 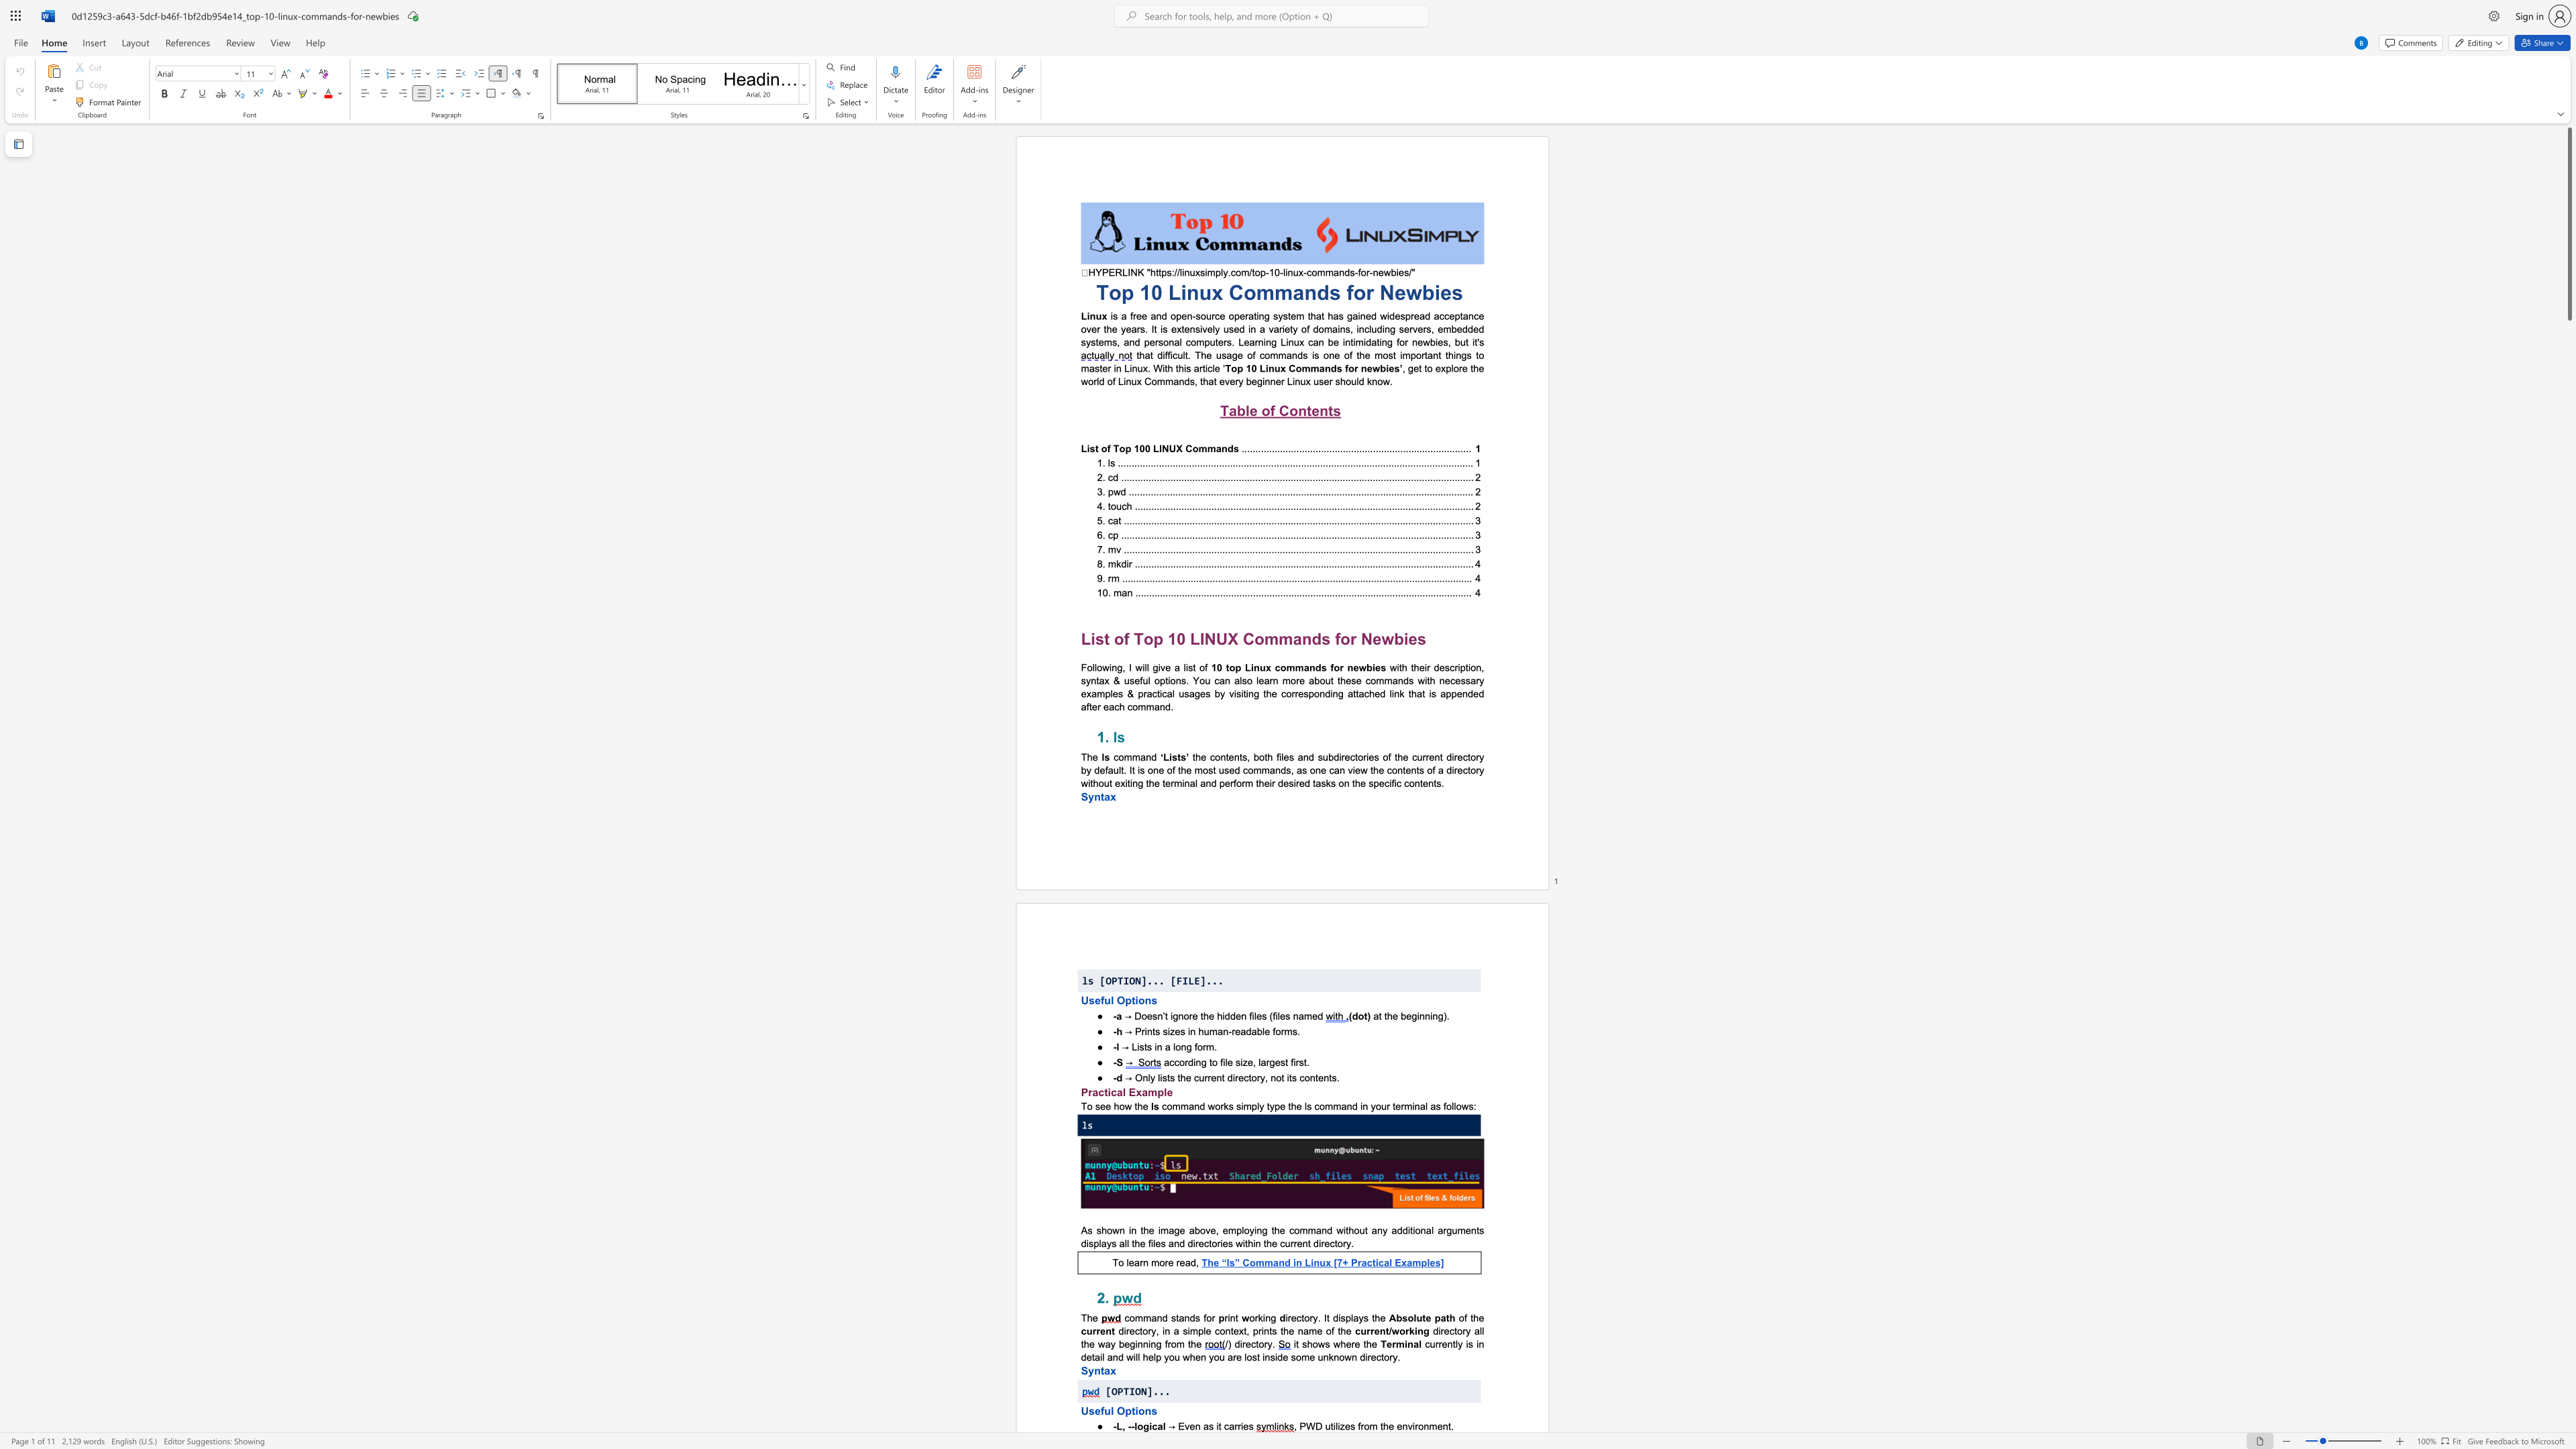 I want to click on the subset text "o see how" within the text "To see how the", so click(x=1087, y=1106).